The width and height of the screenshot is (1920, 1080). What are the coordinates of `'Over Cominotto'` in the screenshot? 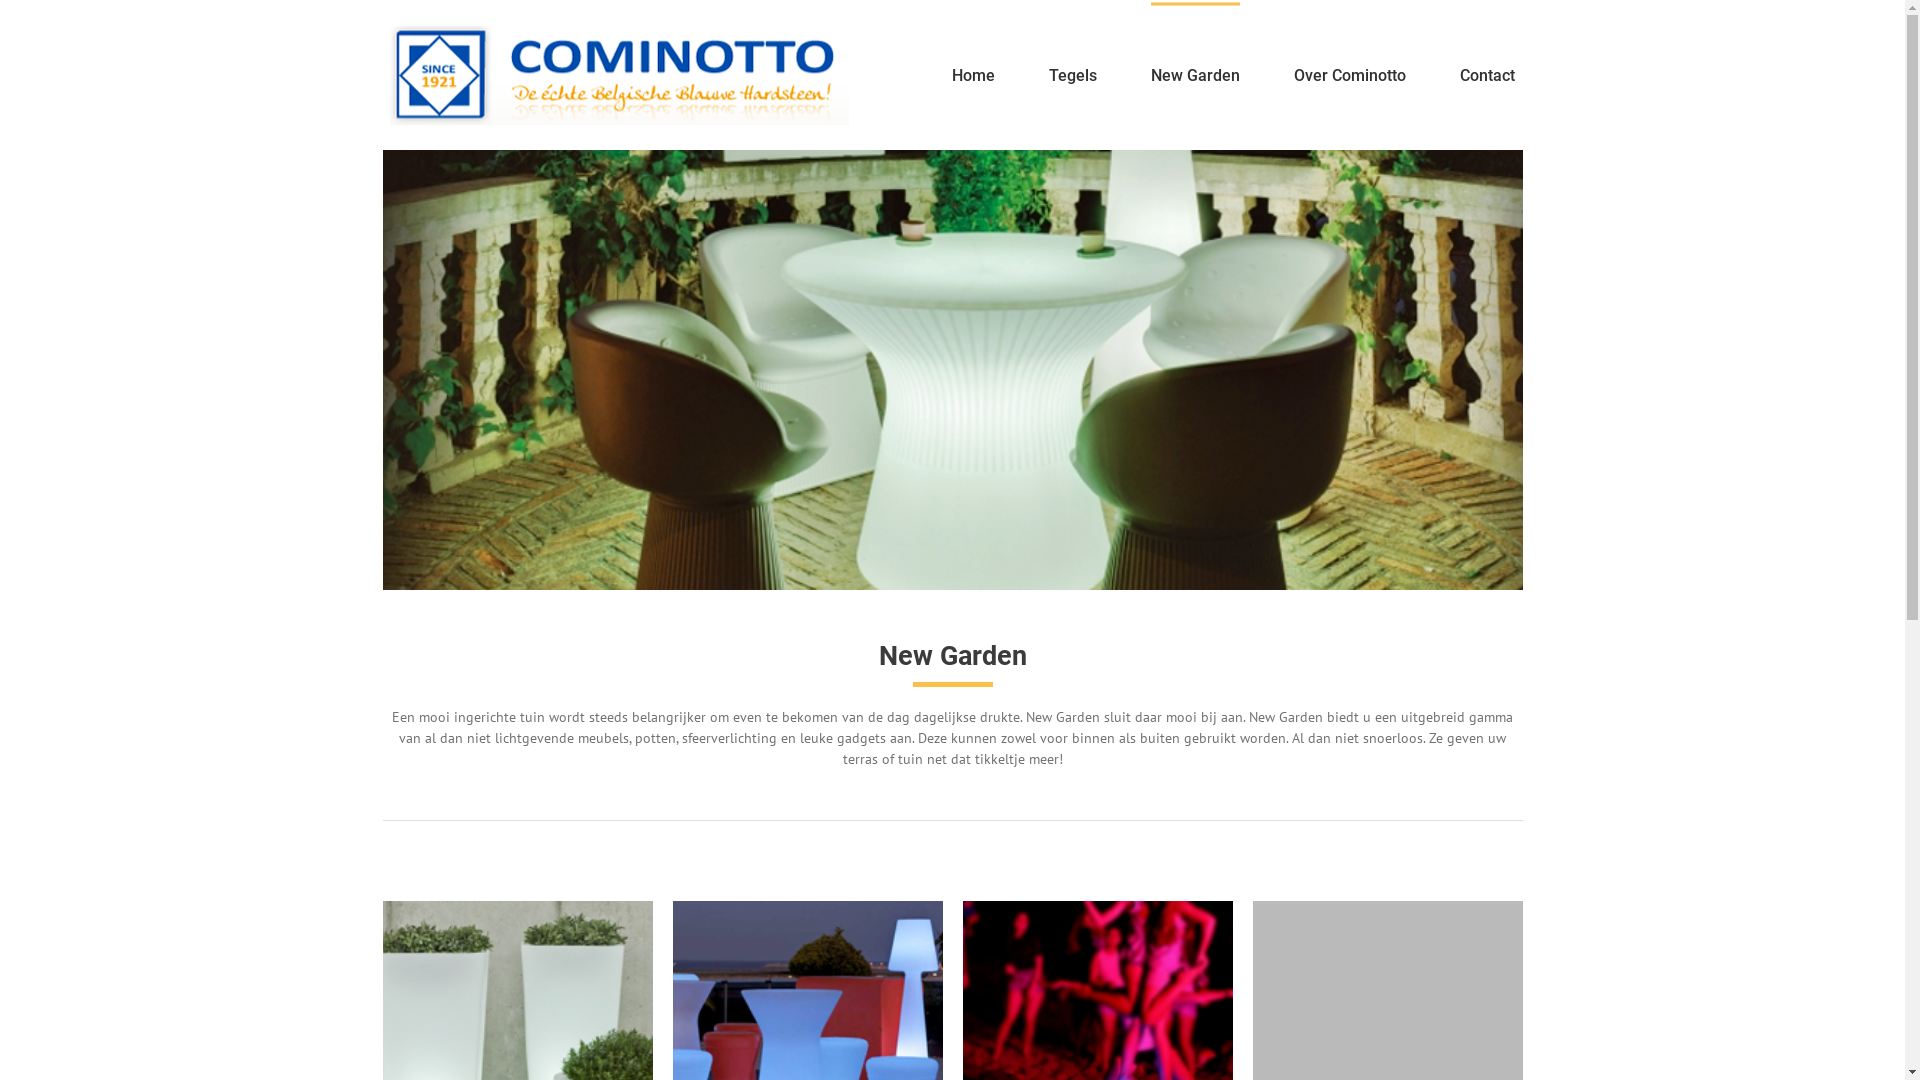 It's located at (1294, 73).